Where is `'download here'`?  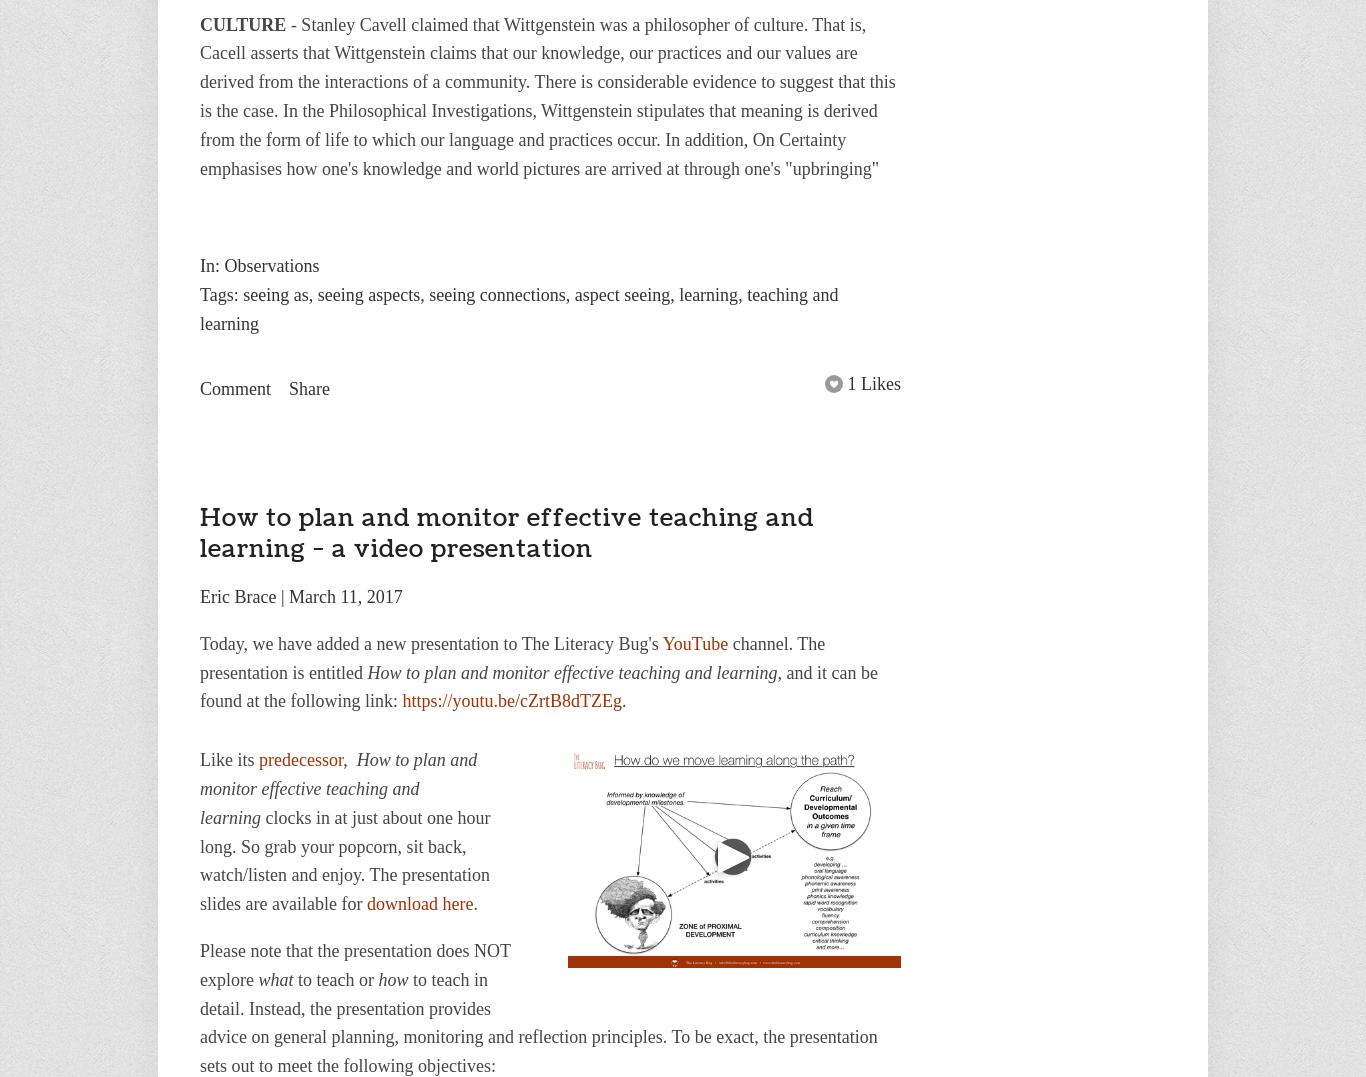
'download here' is located at coordinates (418, 904).